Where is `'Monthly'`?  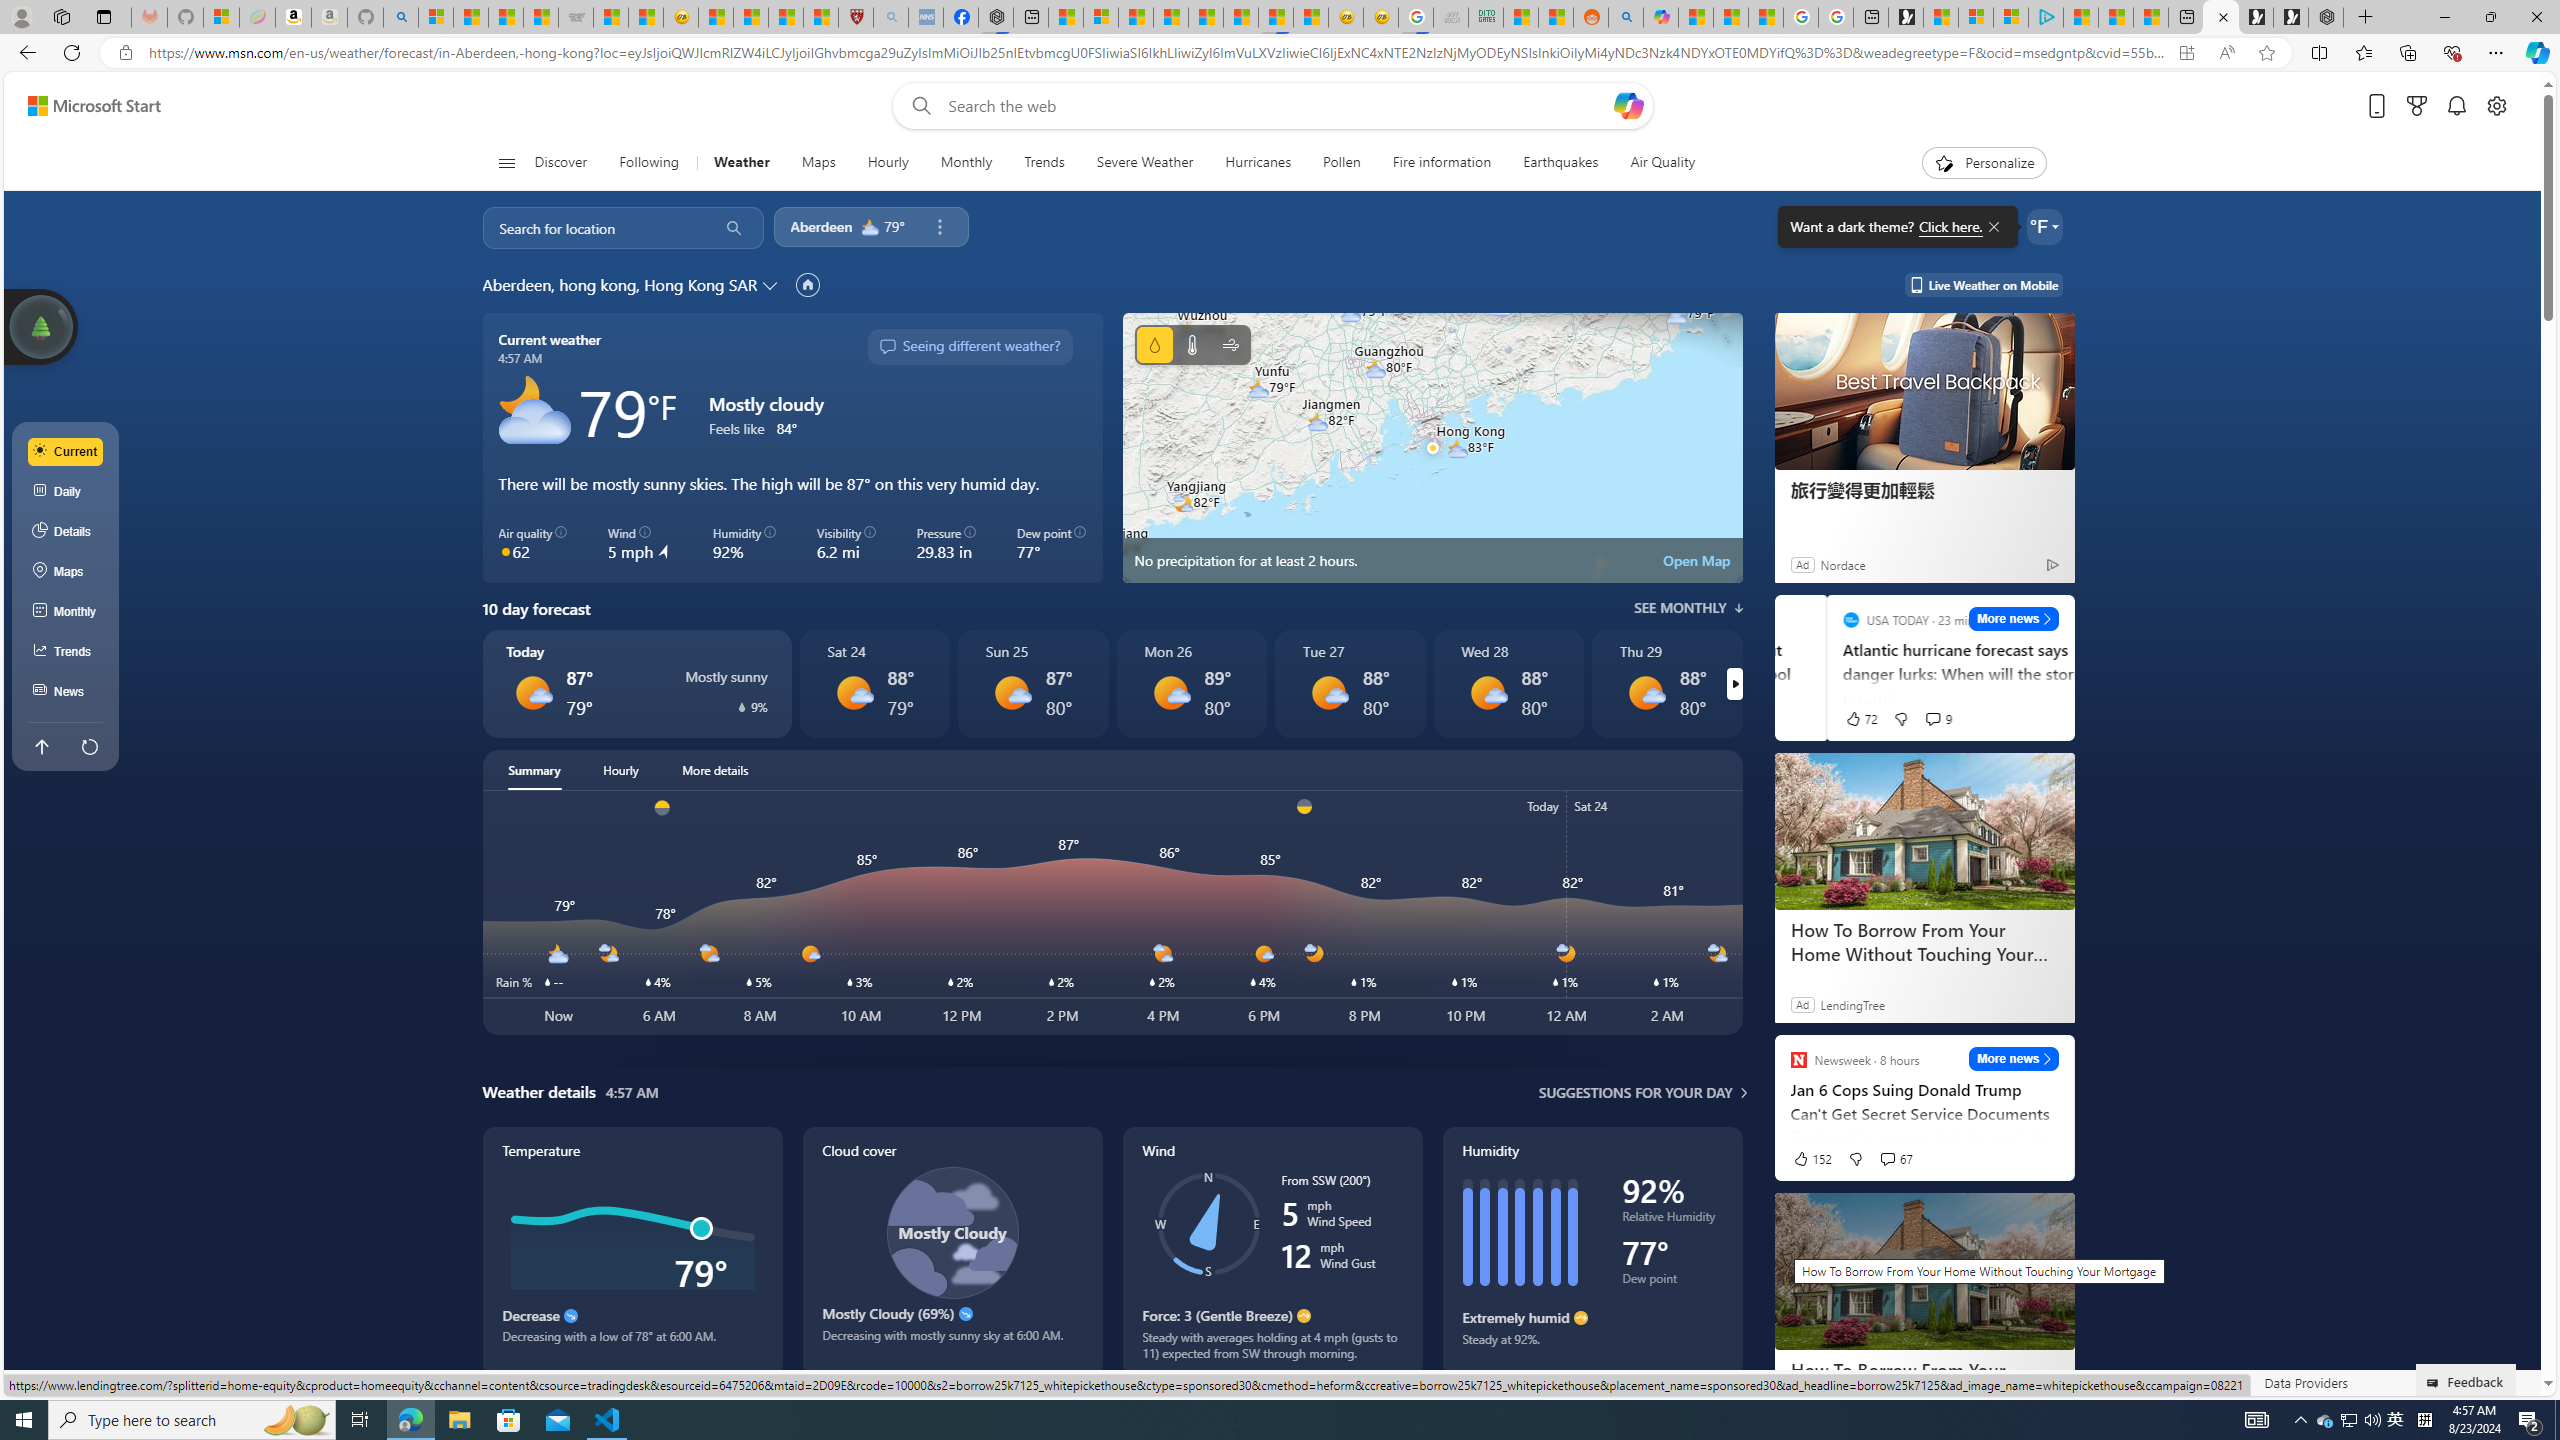 'Monthly' is located at coordinates (966, 162).